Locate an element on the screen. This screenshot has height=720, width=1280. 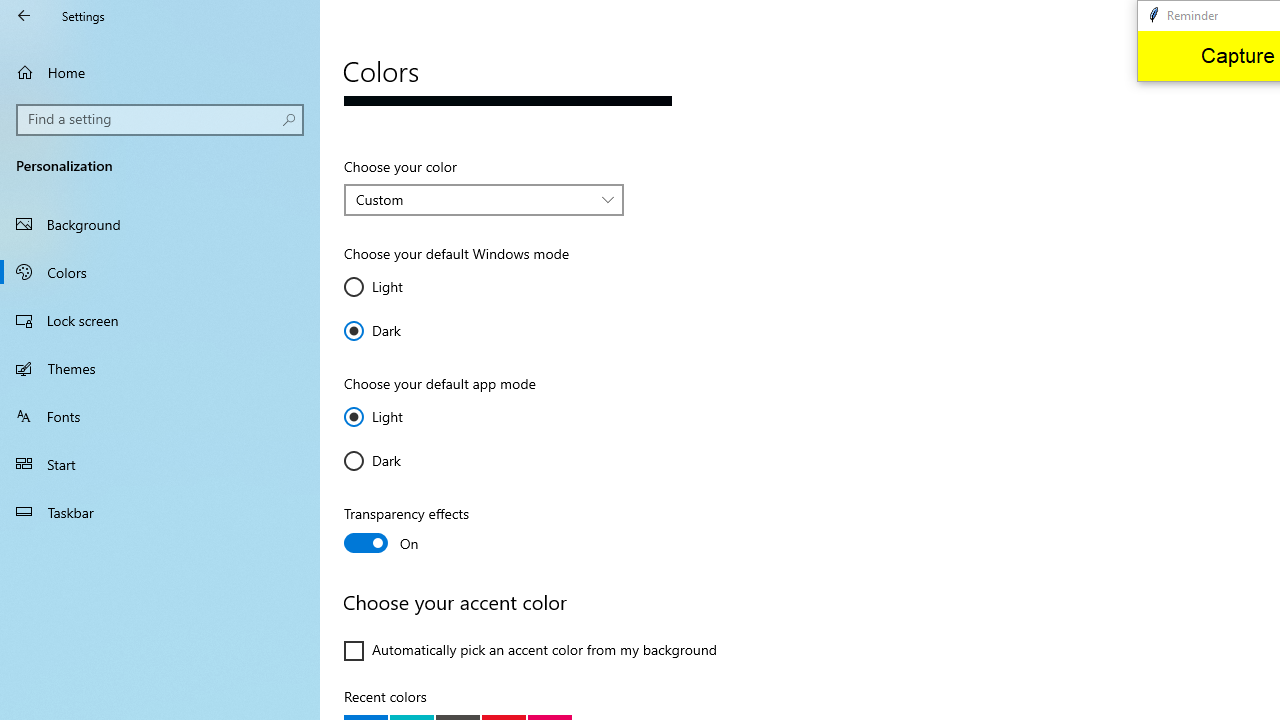
'Search box, Find a setting' is located at coordinates (160, 119).